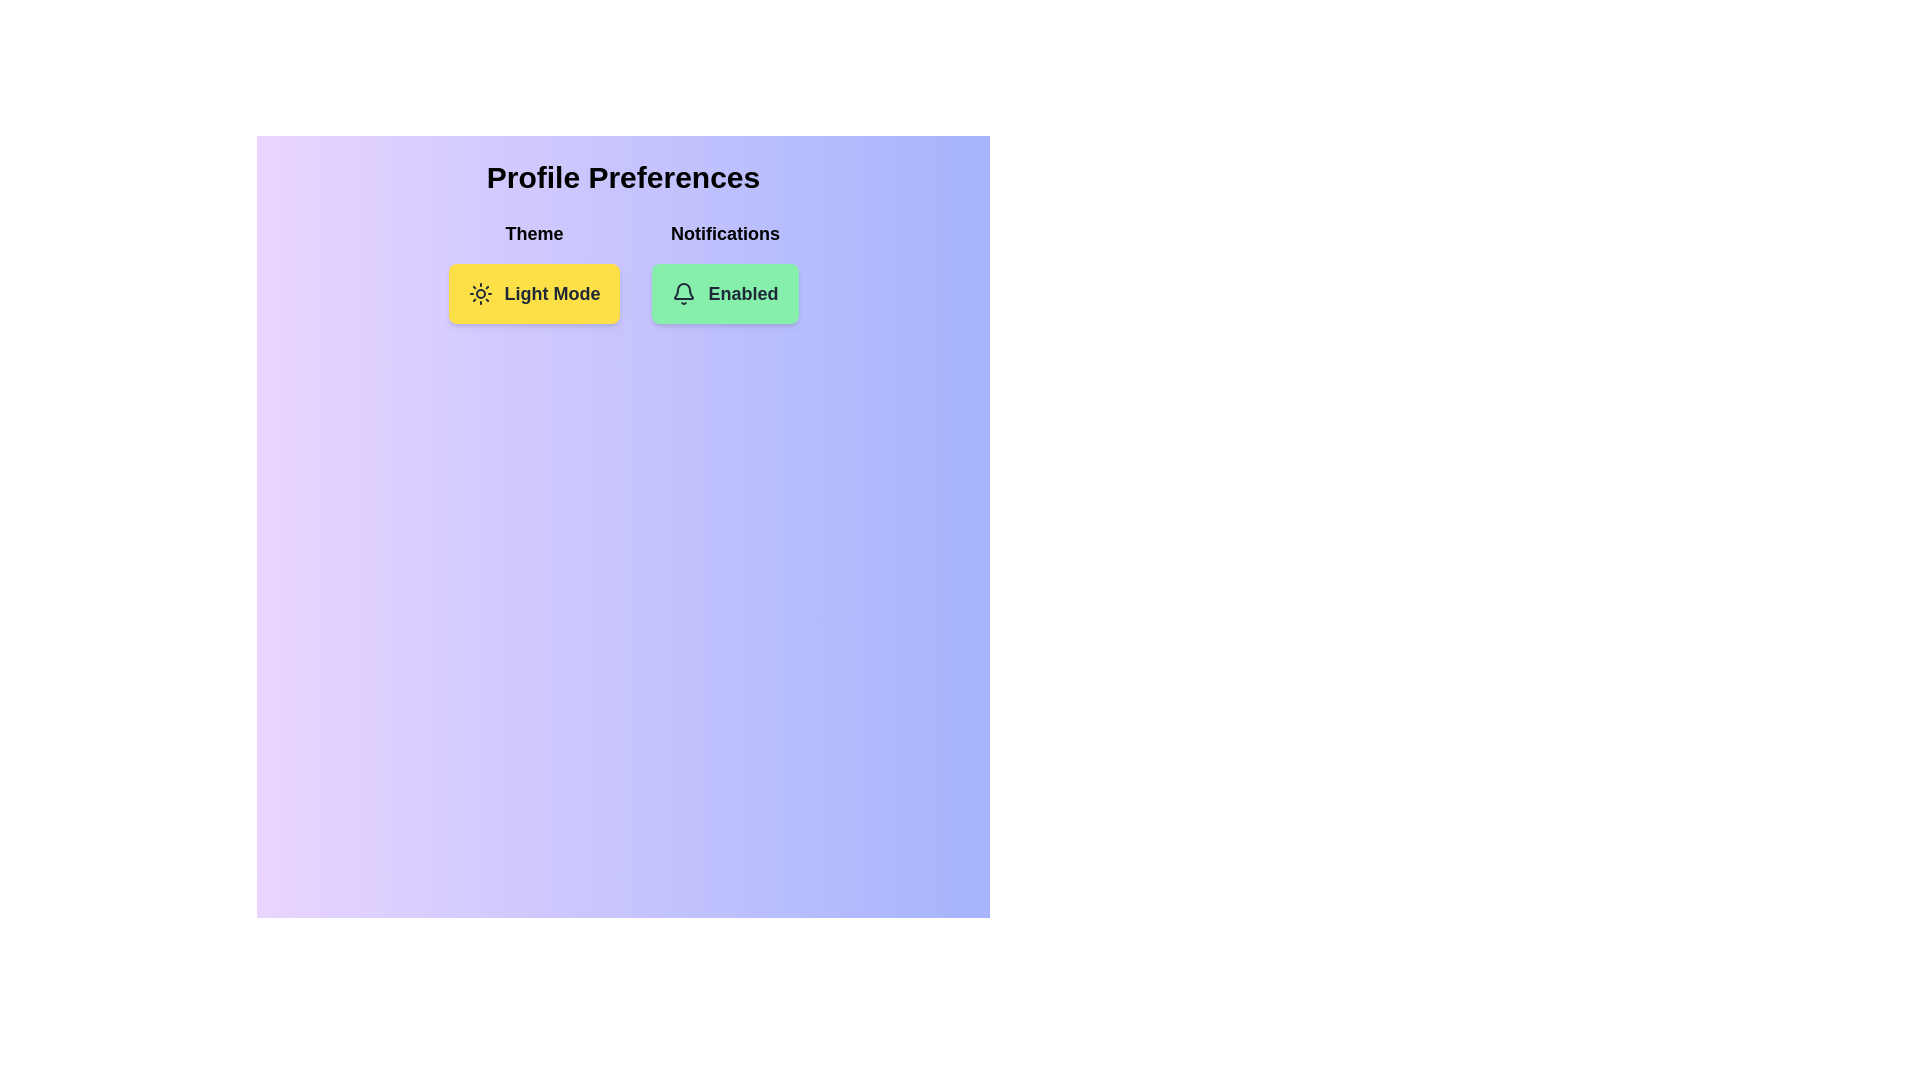 Image resolution: width=1920 pixels, height=1080 pixels. I want to click on the Notifications button to toggle its state, so click(724, 293).